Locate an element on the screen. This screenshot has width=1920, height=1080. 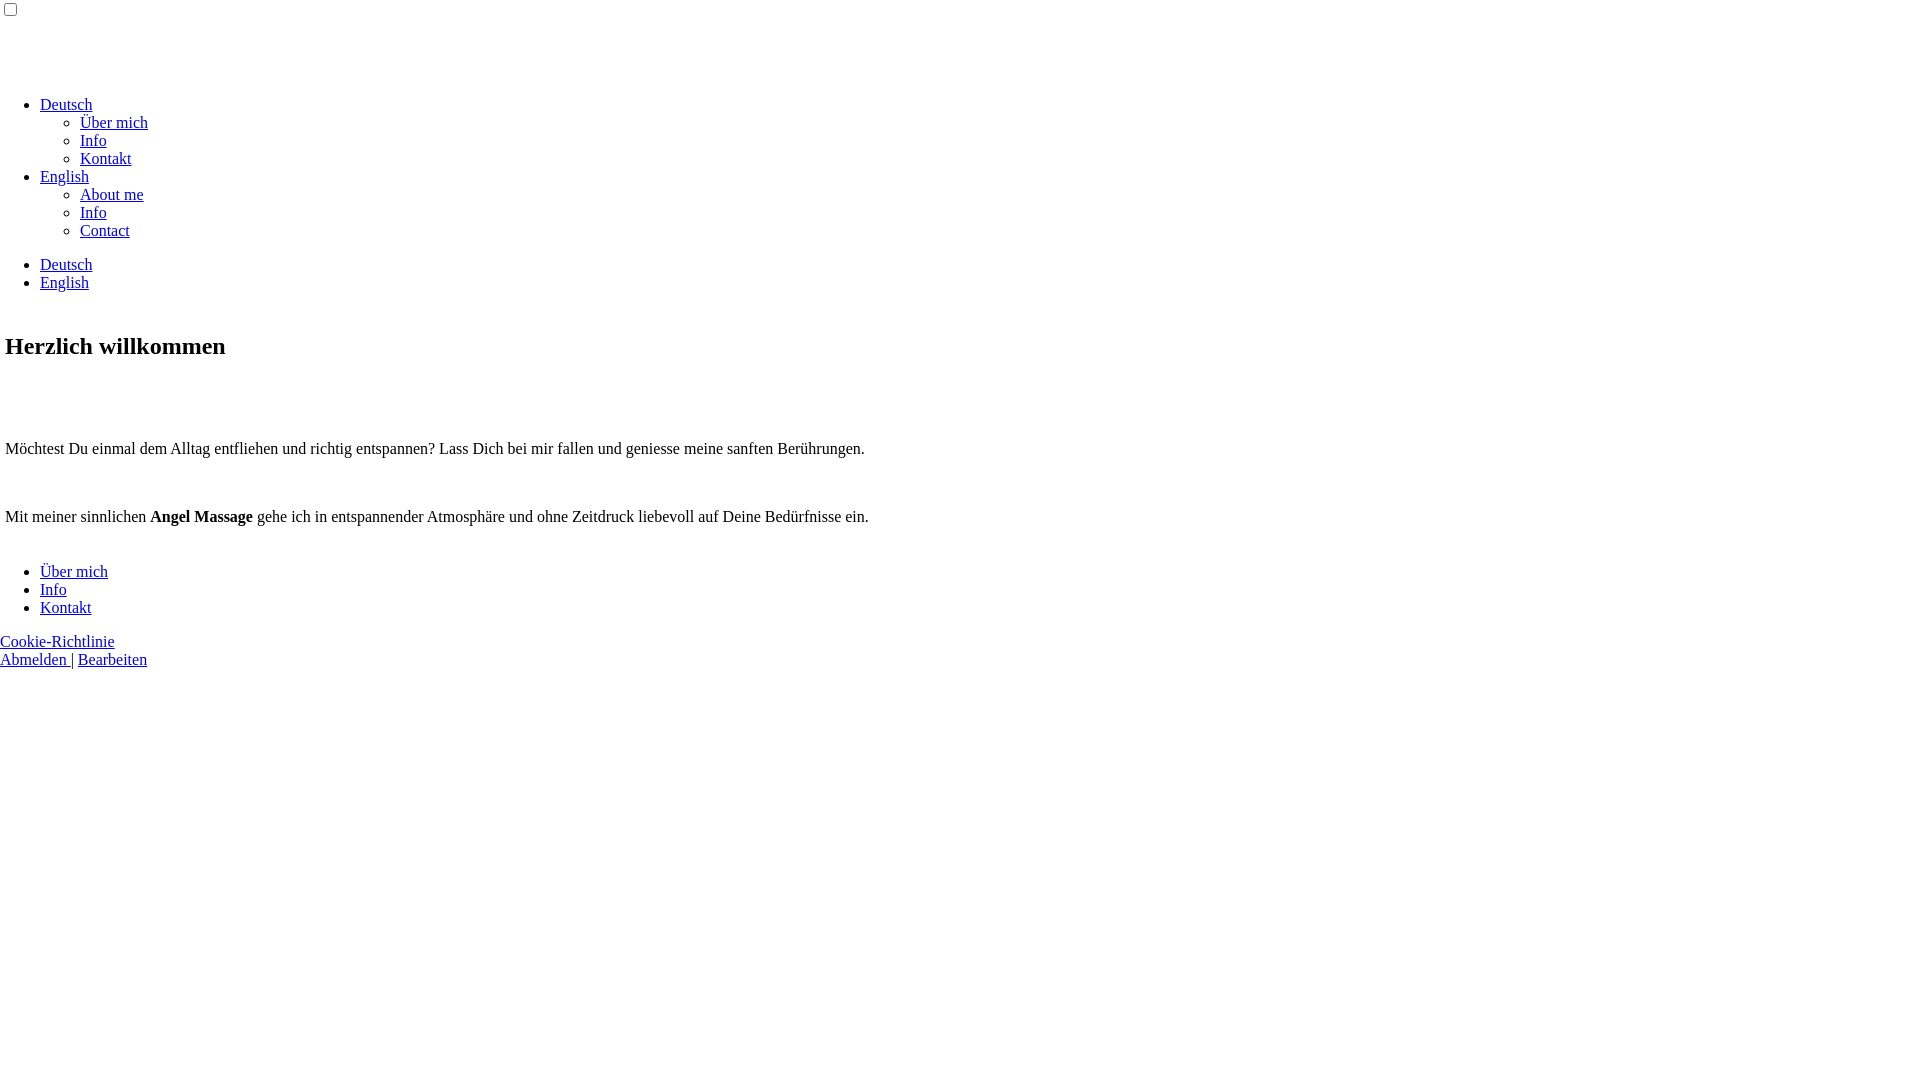
'Deutsch' is located at coordinates (66, 263).